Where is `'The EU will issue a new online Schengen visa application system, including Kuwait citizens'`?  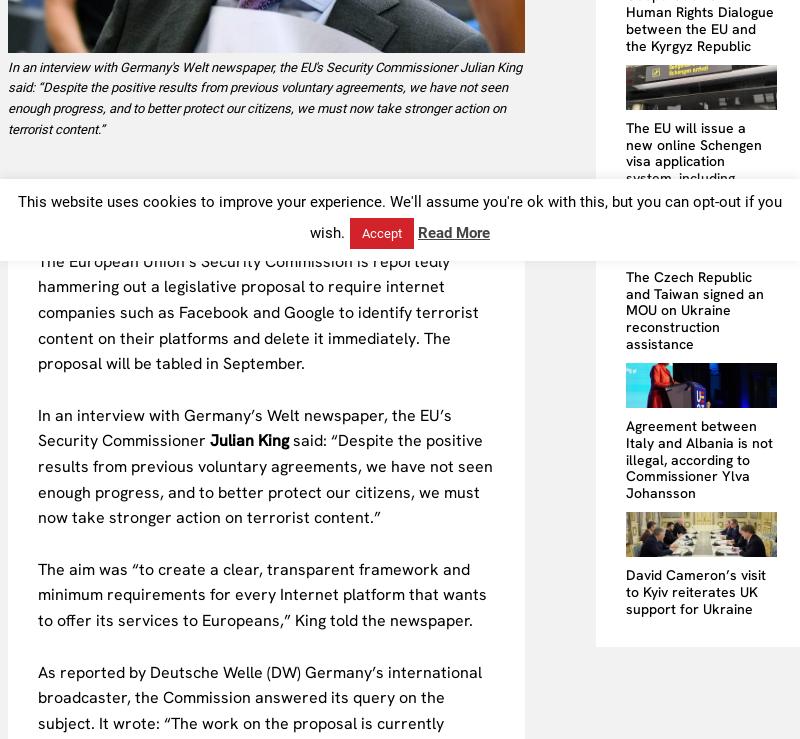 'The EU will issue a new online Schengen visa application system, including Kuwait citizens' is located at coordinates (694, 159).